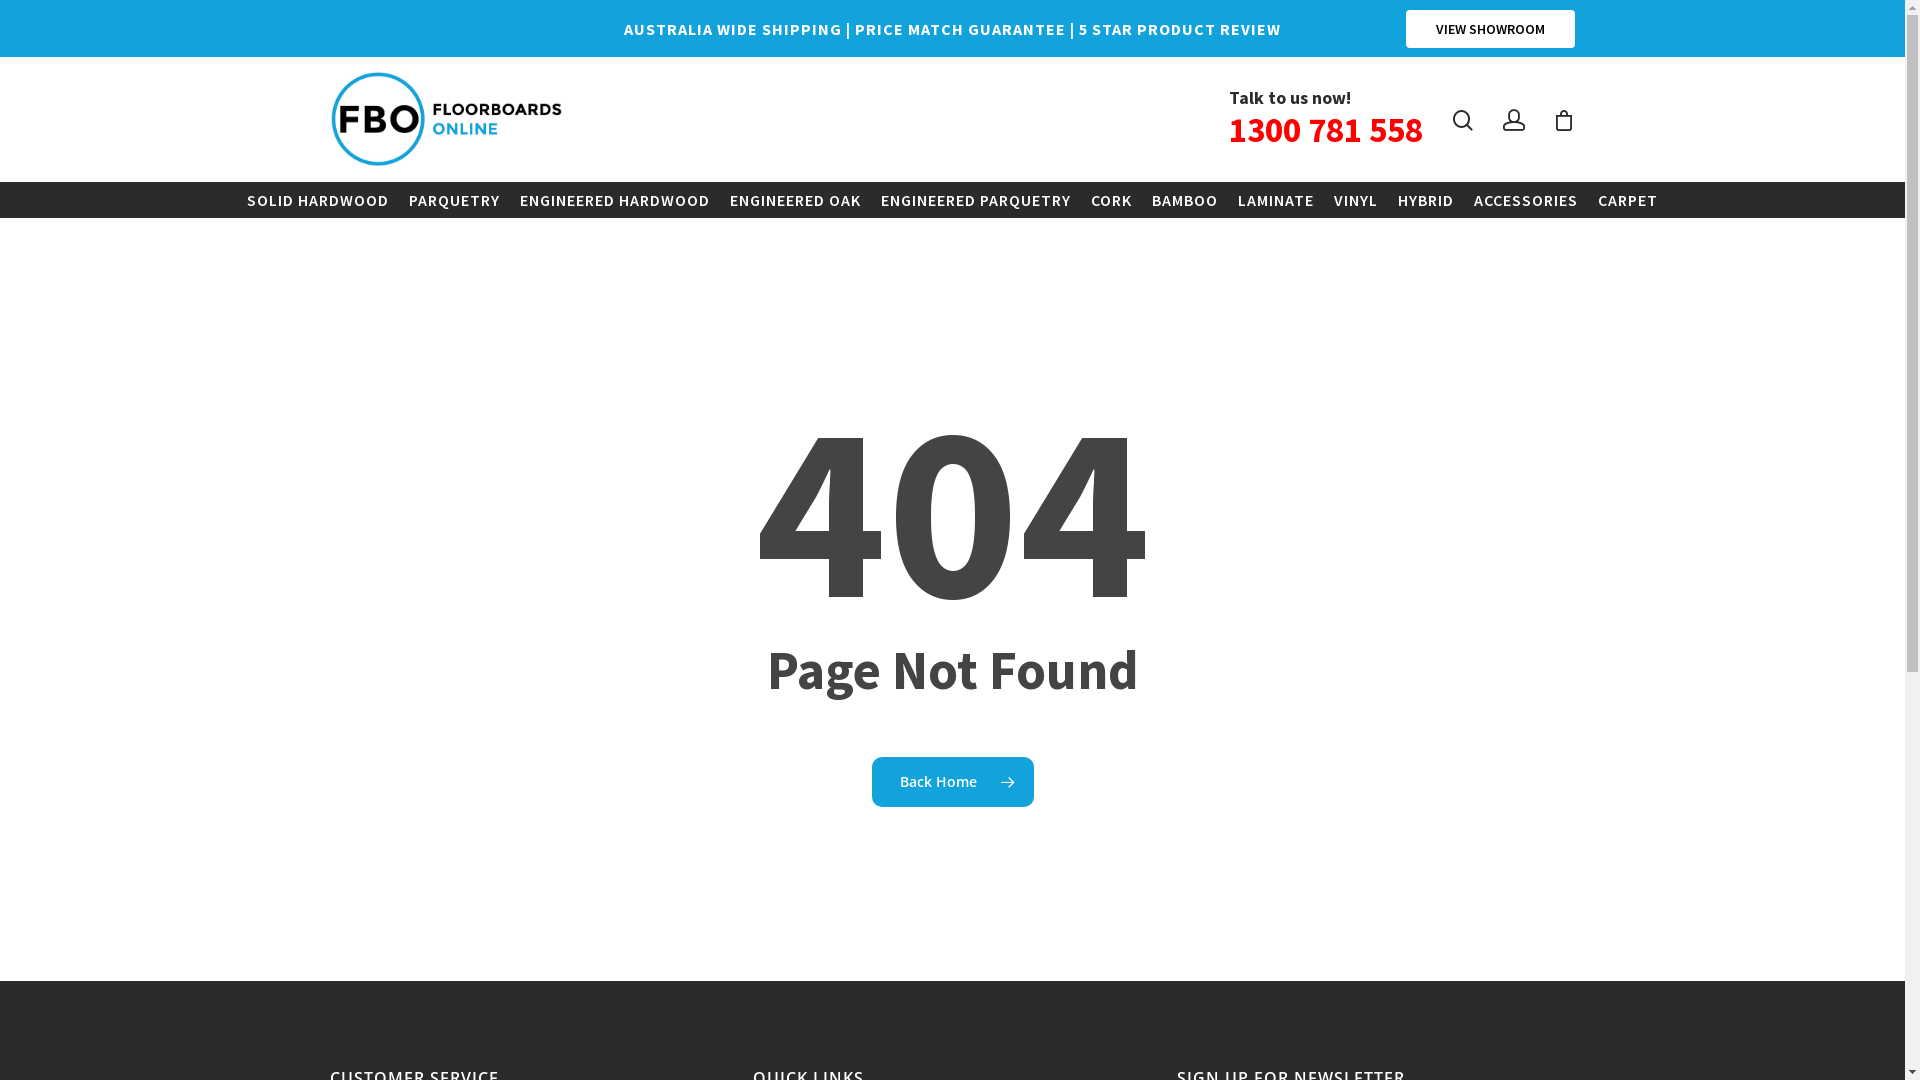  Describe the element at coordinates (1275, 200) in the screenshot. I see `'LAMINATE'` at that location.